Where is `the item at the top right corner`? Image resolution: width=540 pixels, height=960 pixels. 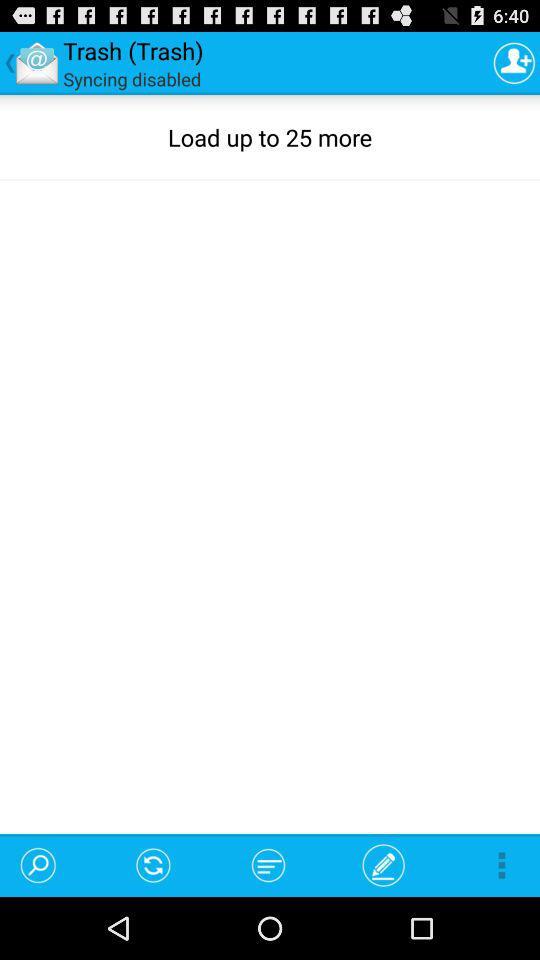 the item at the top right corner is located at coordinates (514, 62).